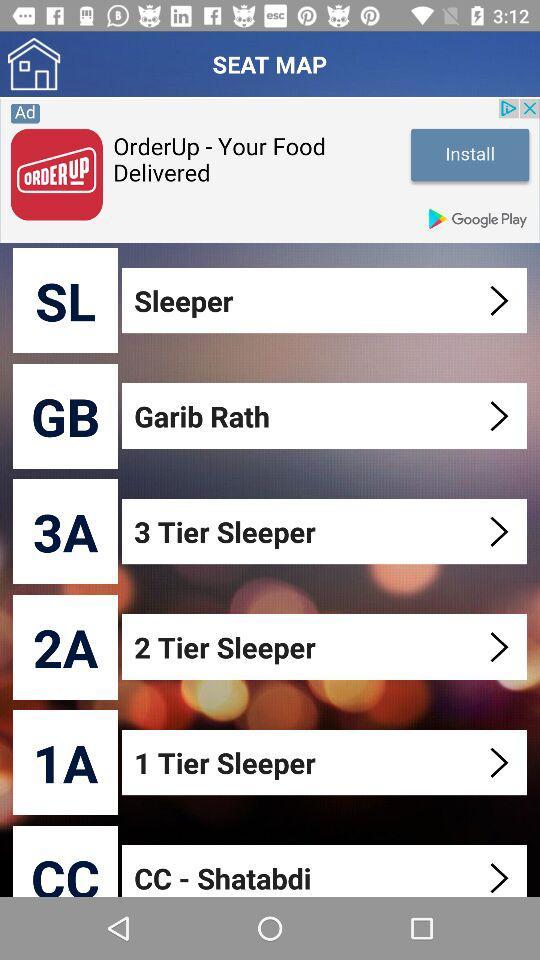  I want to click on the icon below 2a item, so click(65, 761).